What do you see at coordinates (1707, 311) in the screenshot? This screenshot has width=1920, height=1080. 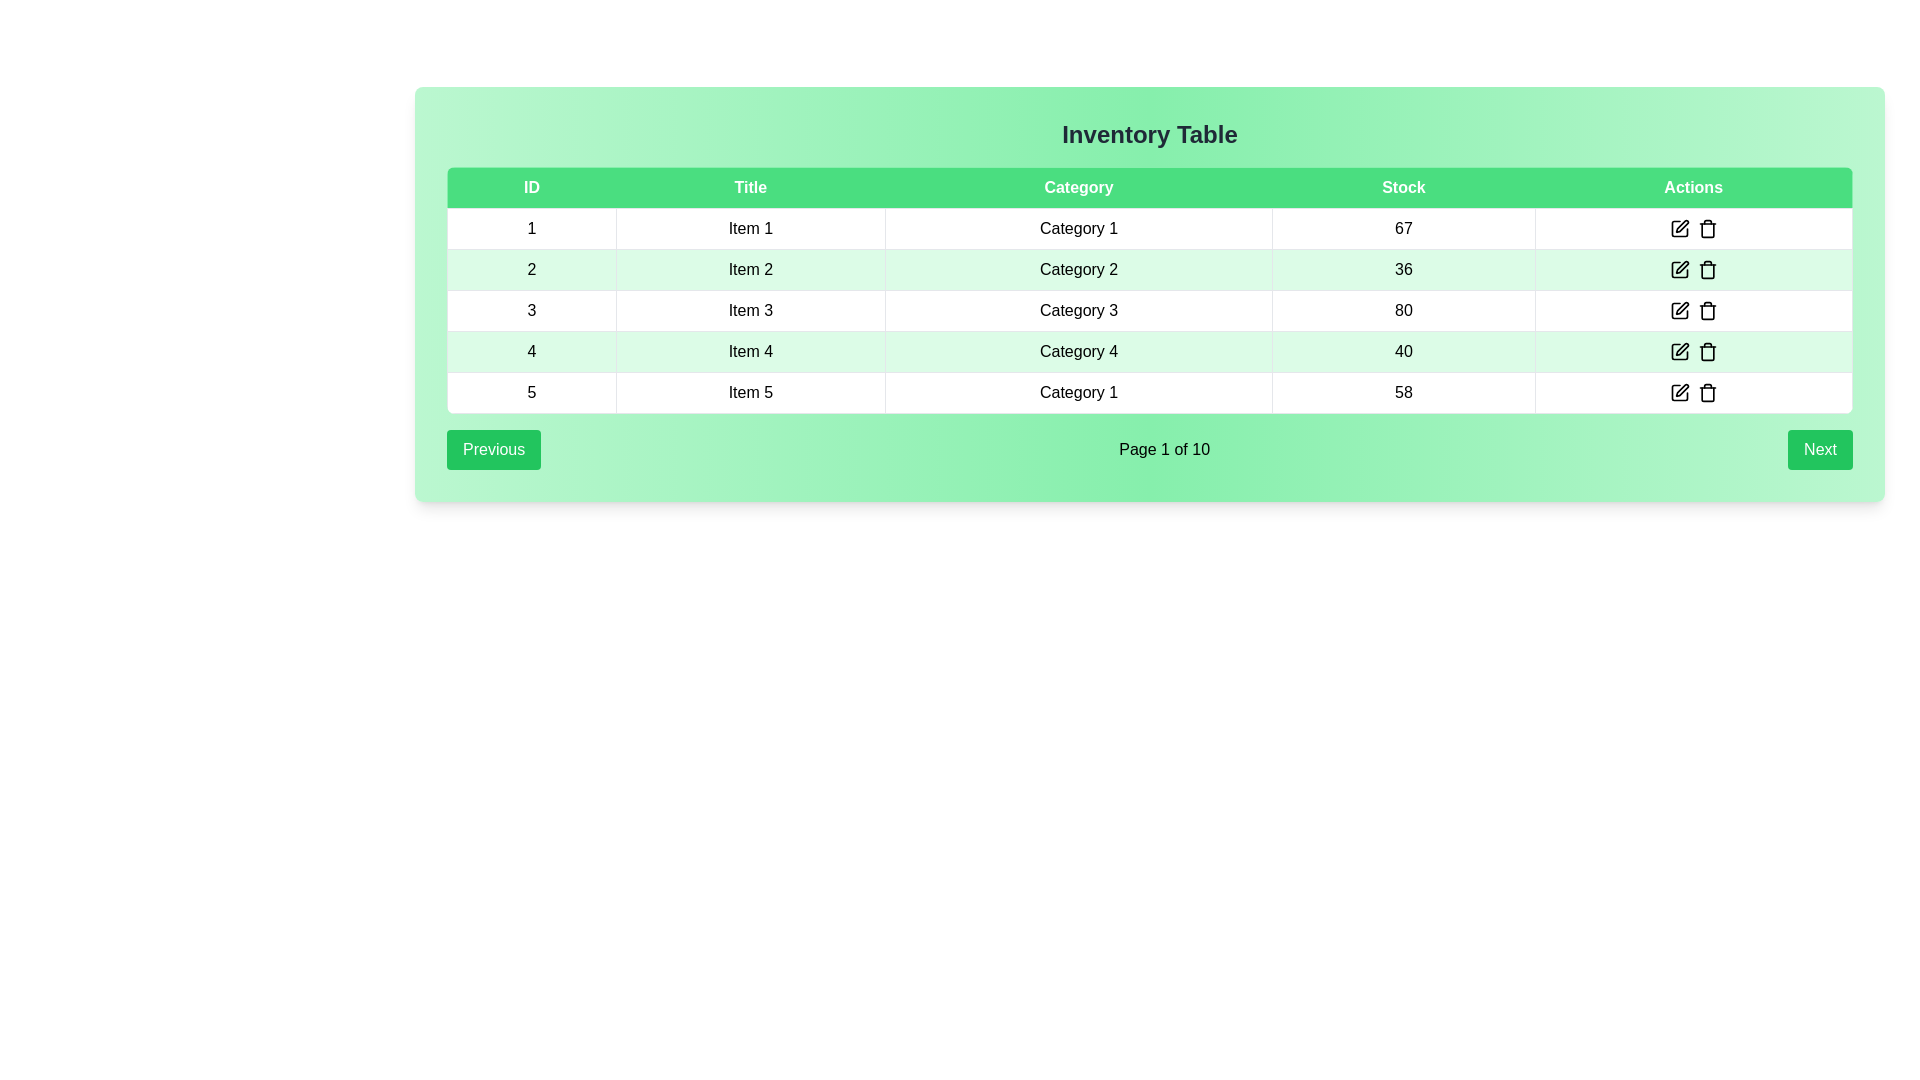 I see `the delete button icon located in the 'Actions' column of the row corresponding to the item with 'Stock' value of '80'` at bounding box center [1707, 311].